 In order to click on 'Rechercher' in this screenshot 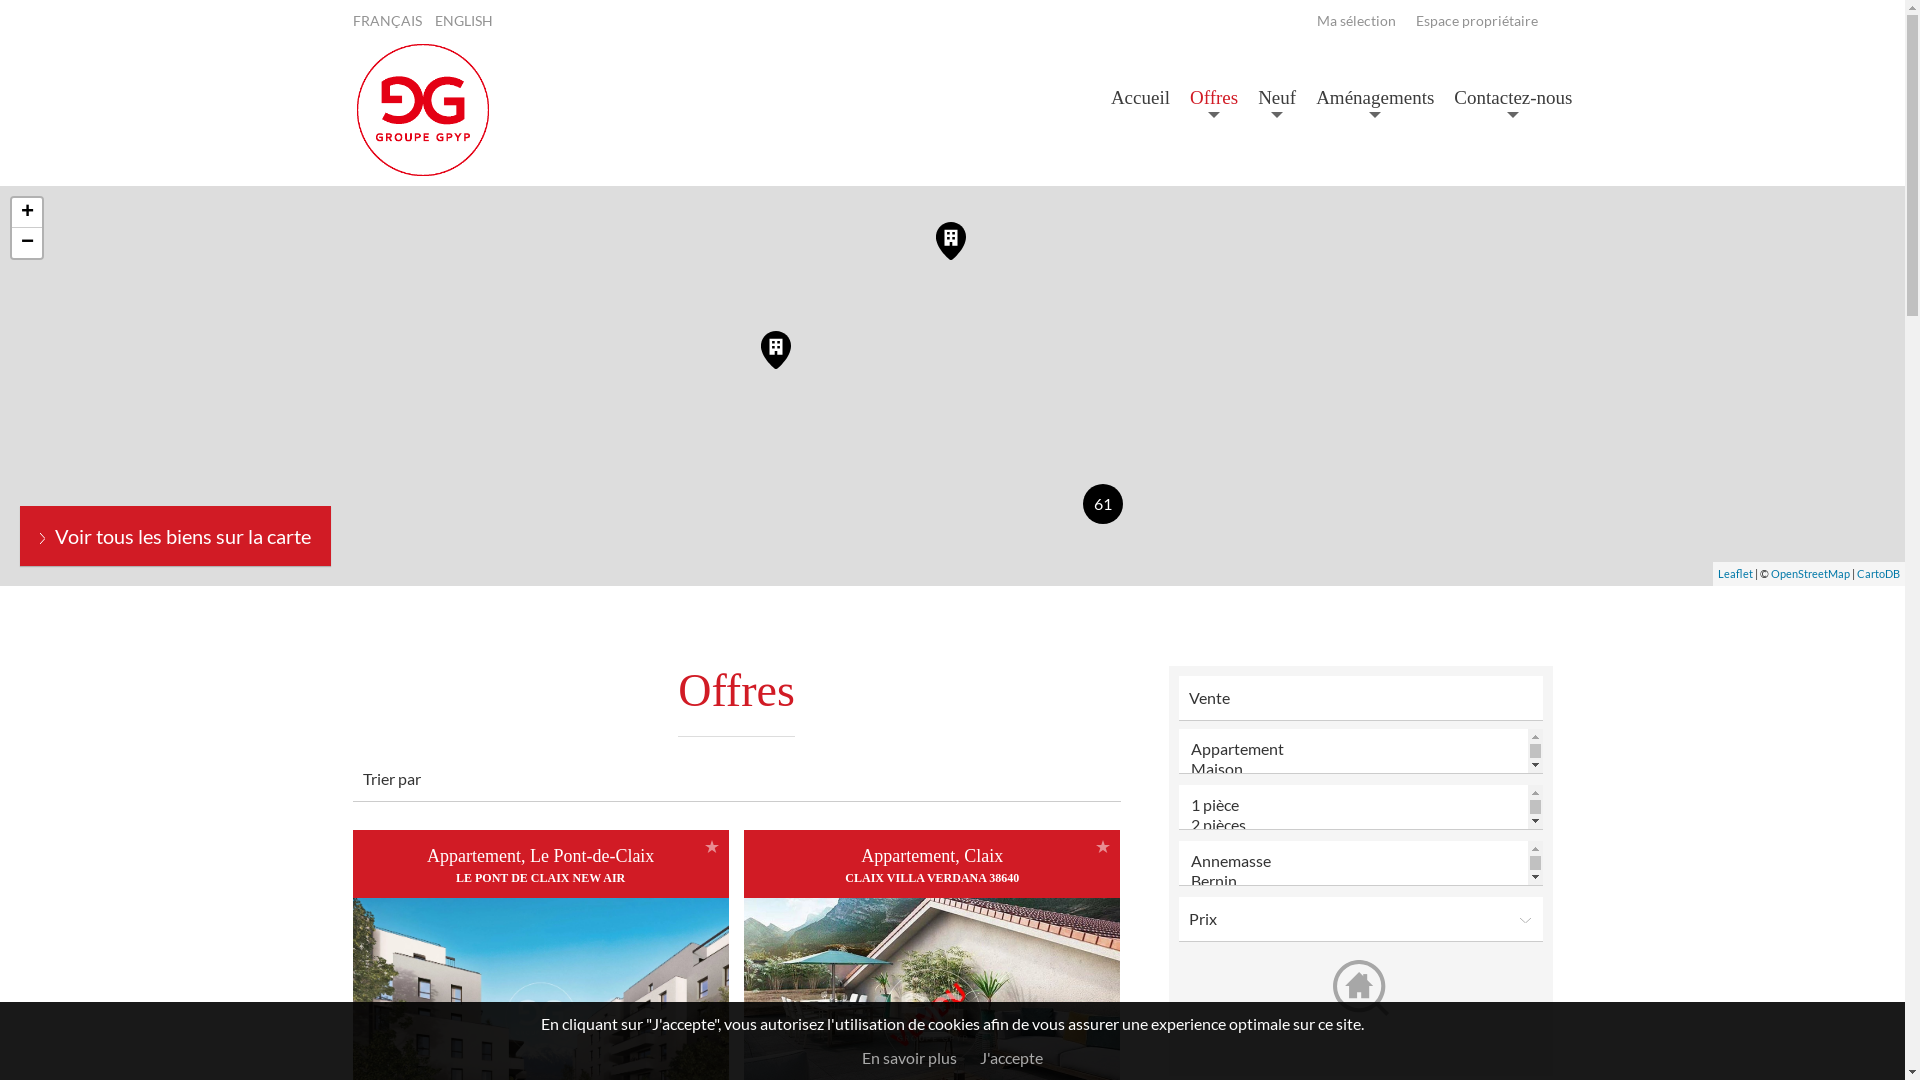, I will do `click(1359, 986)`.